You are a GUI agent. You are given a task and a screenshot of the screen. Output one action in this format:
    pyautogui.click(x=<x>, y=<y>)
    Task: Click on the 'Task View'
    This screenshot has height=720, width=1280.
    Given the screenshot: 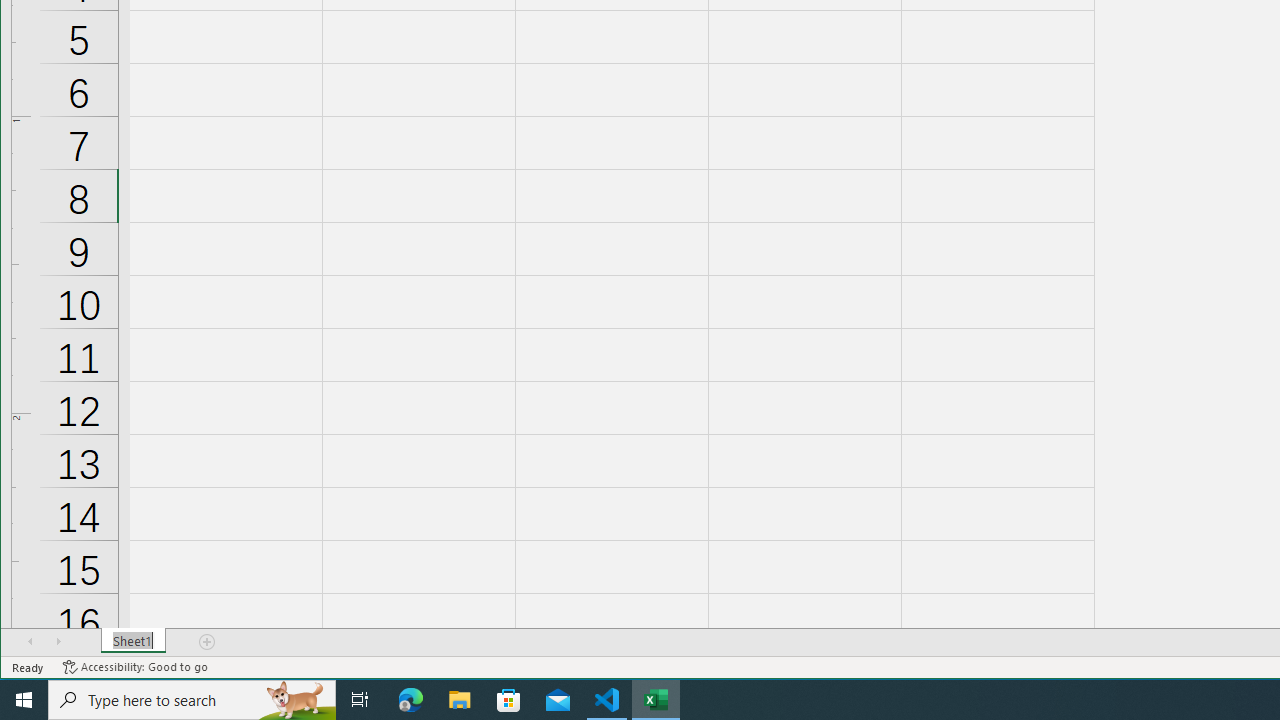 What is the action you would take?
    pyautogui.click(x=359, y=698)
    